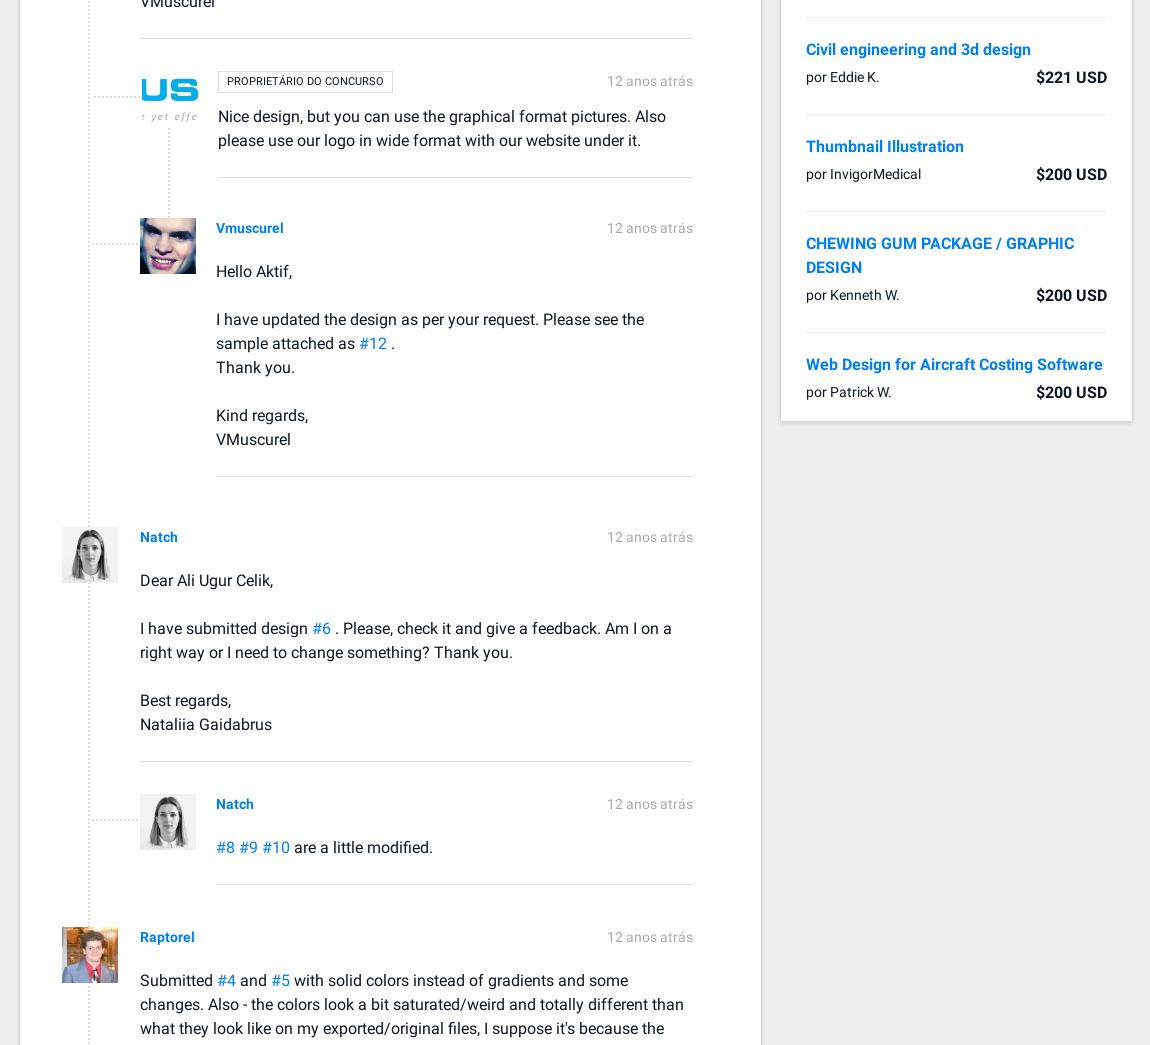 This screenshot has width=1150, height=1045. I want to click on 'Proprietário do Concurso', so click(226, 80).